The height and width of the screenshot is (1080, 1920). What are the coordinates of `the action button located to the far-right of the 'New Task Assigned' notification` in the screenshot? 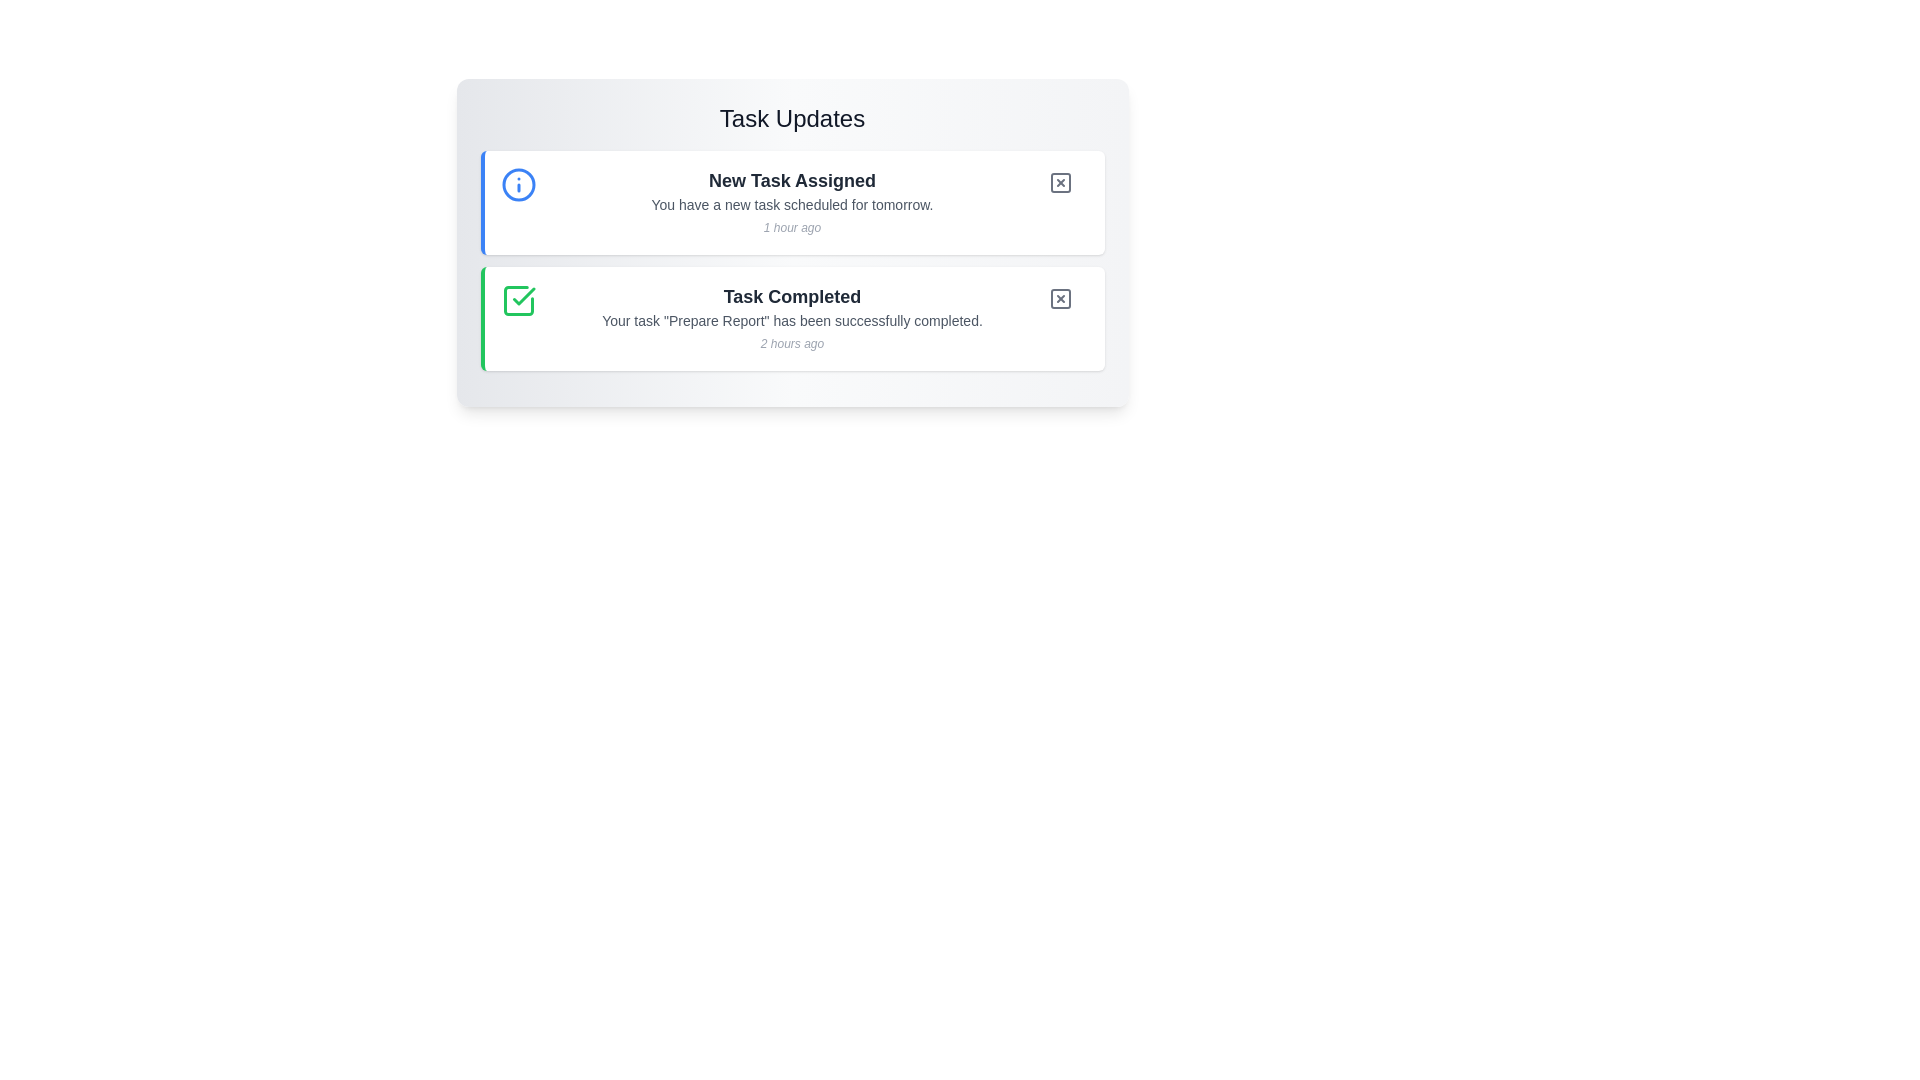 It's located at (1059, 181).